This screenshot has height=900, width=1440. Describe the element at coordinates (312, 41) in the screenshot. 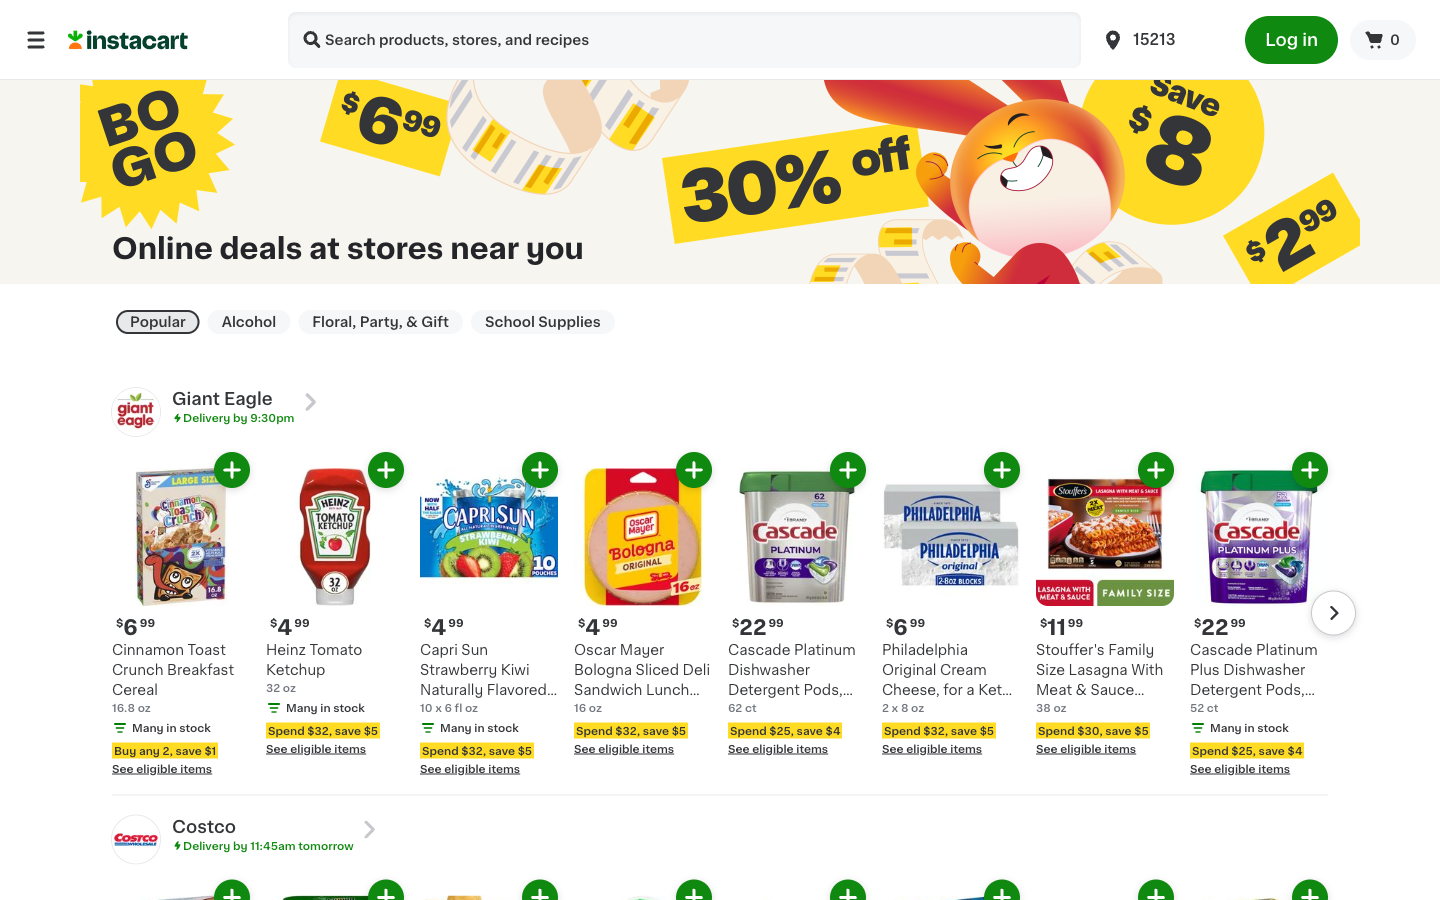

I see `Perform Search for "Diet Coke Can` at that location.